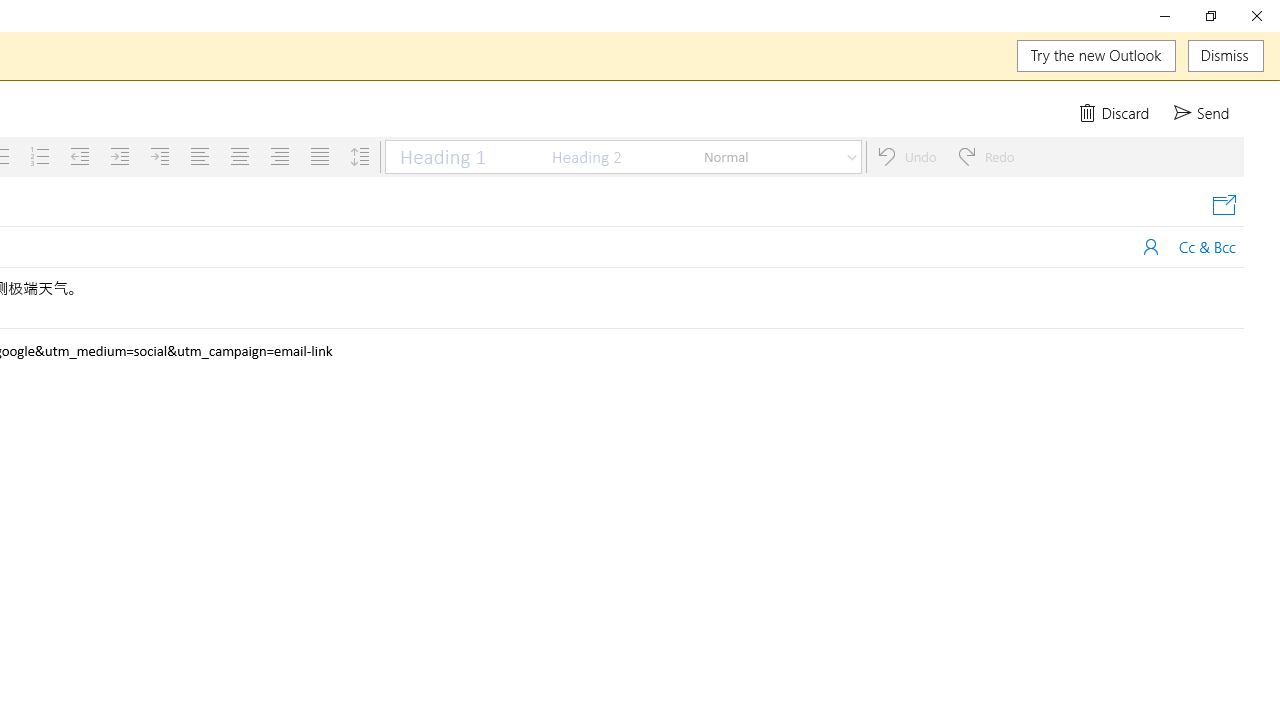  I want to click on 'Dismiss', so click(1225, 55).